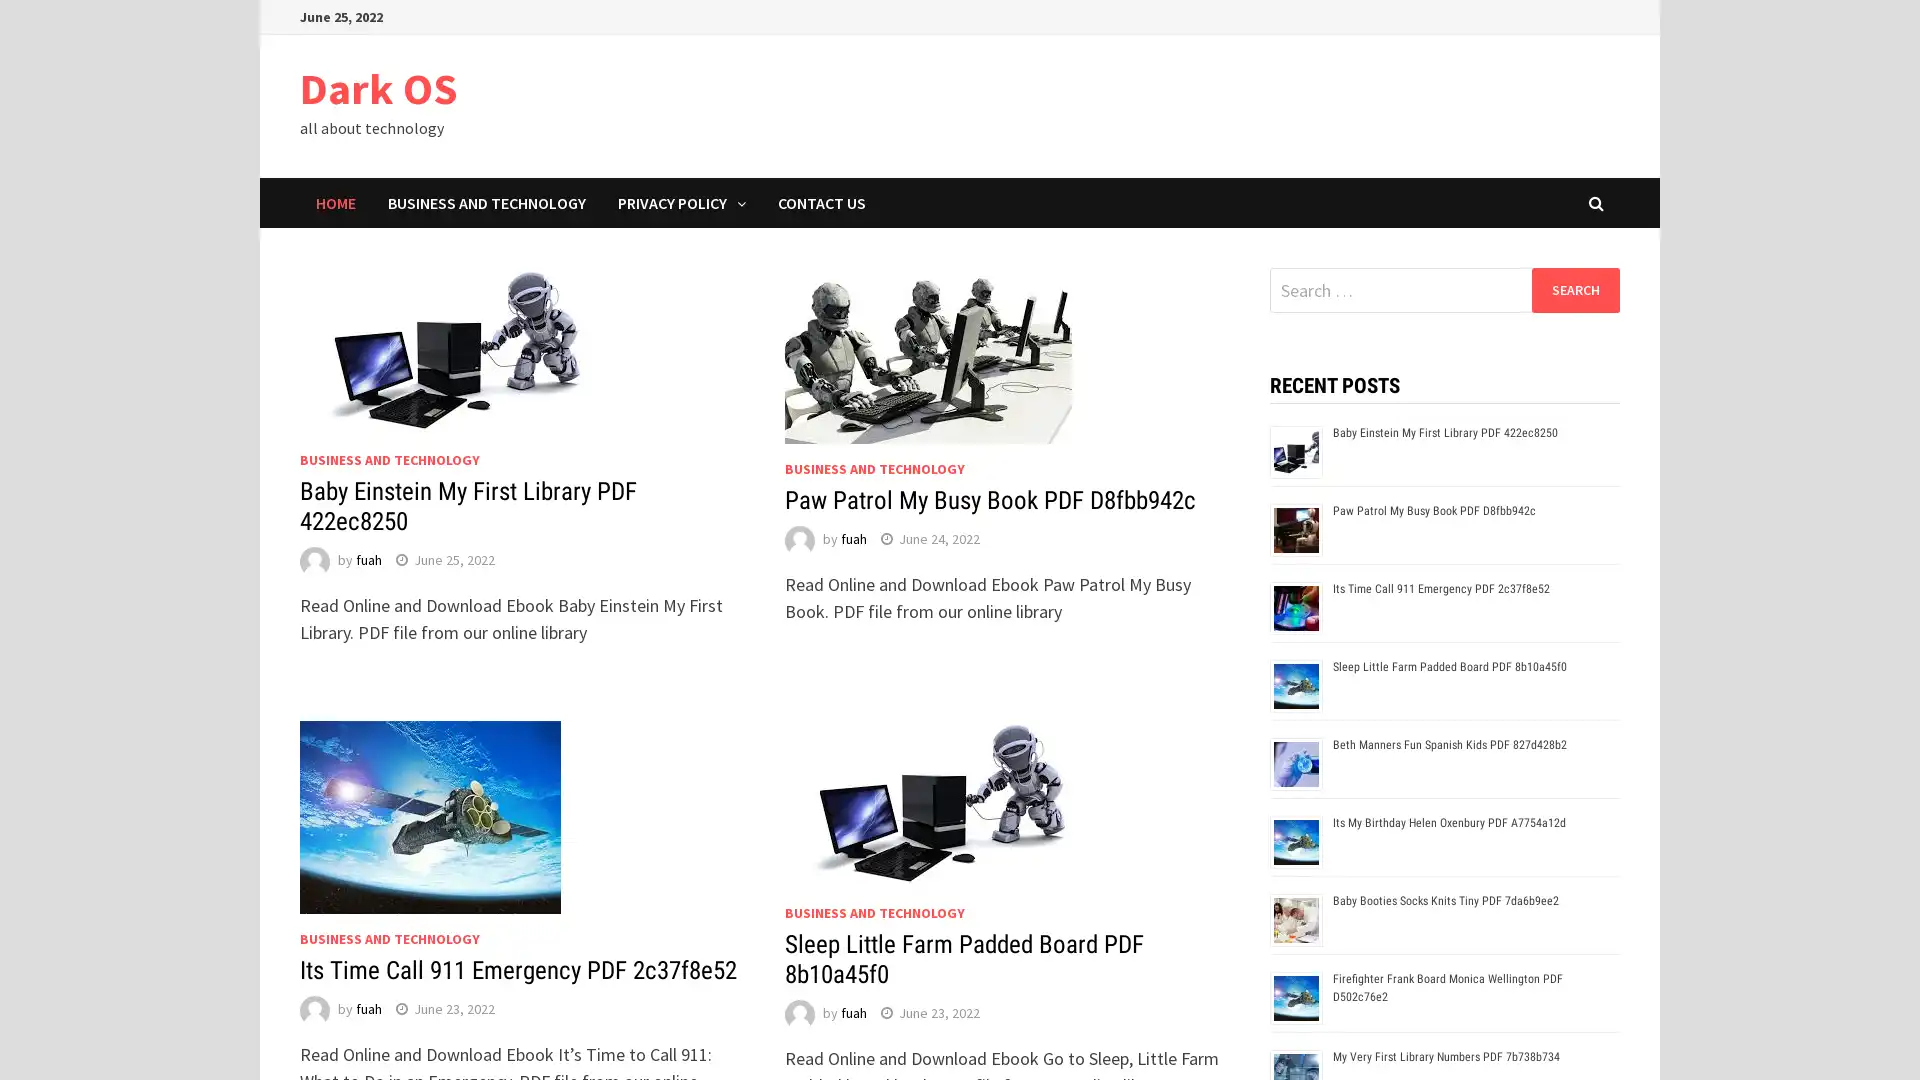  What do you see at coordinates (1574, 289) in the screenshot?
I see `Search` at bounding box center [1574, 289].